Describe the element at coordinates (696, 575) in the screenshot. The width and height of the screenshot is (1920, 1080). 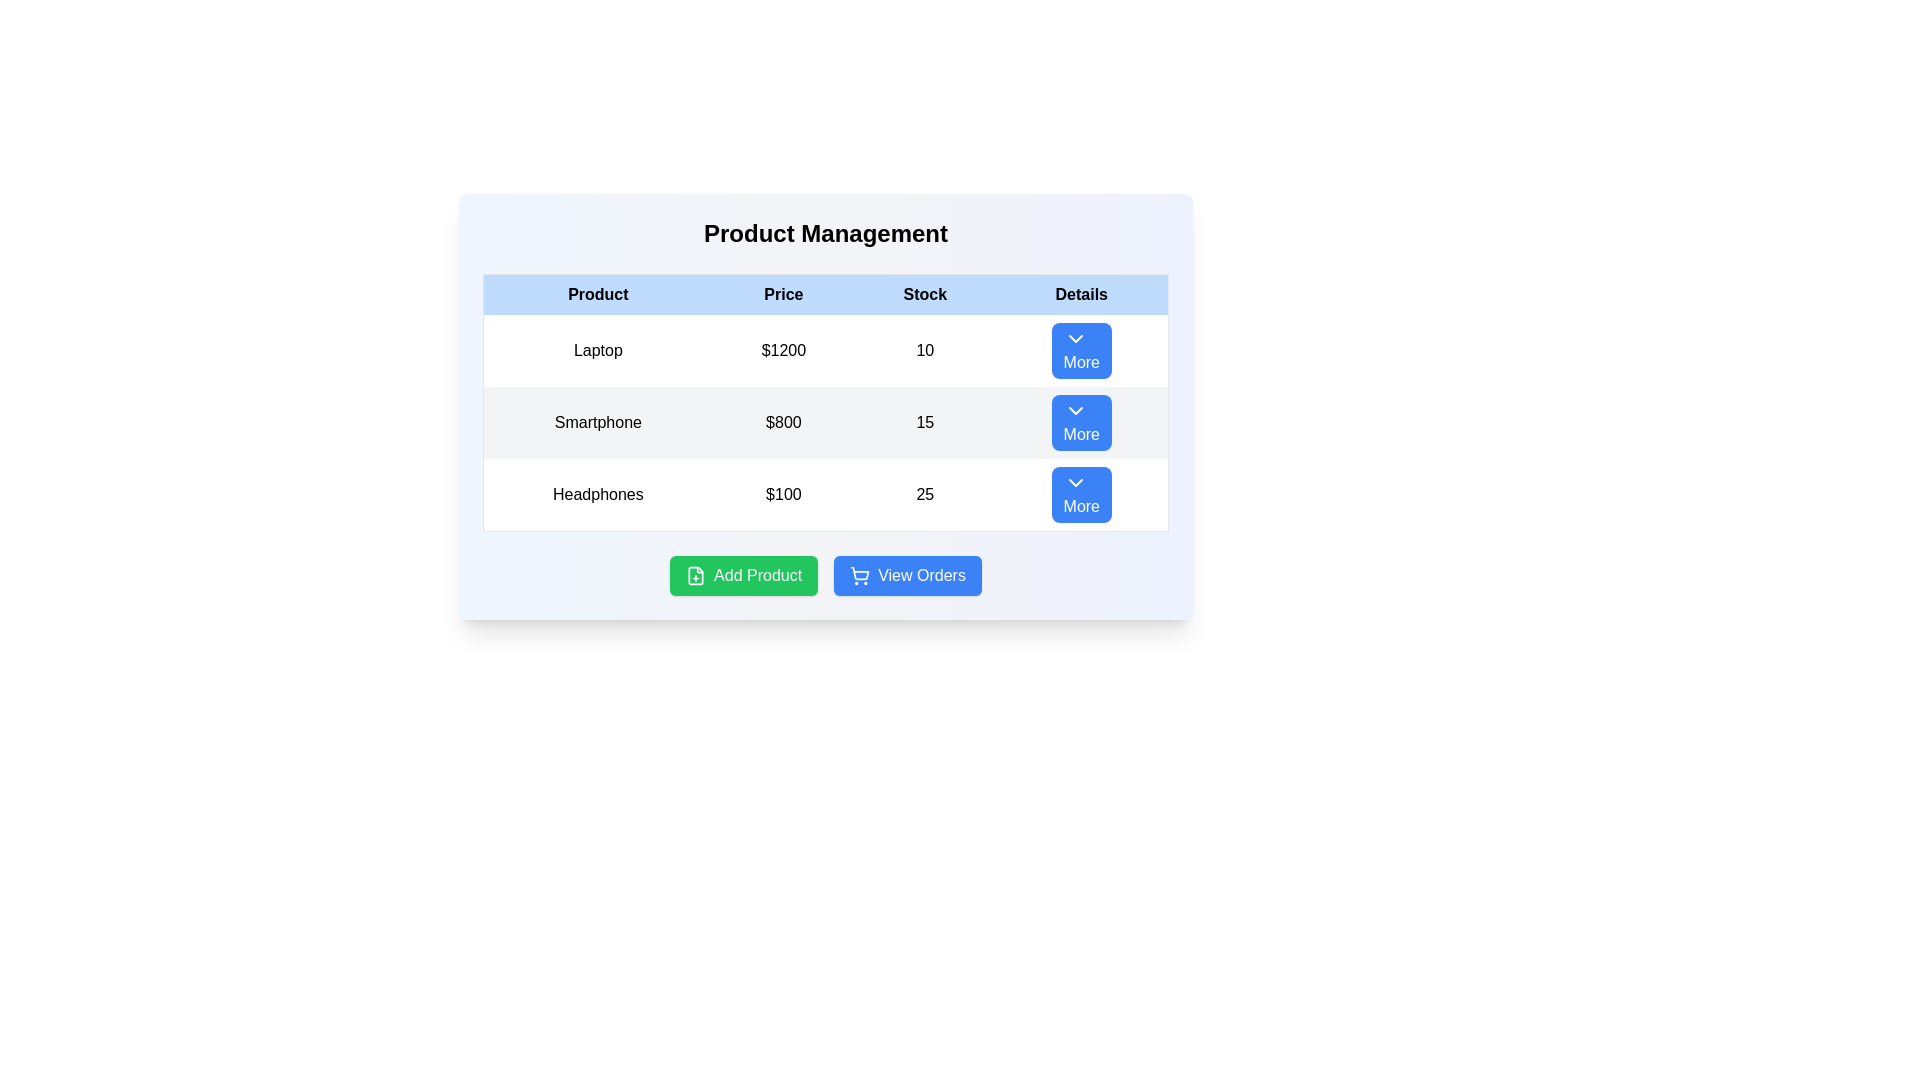
I see `the green document icon with a plus sign, located within the 'Add Product' button in the footer section of the interface` at that location.